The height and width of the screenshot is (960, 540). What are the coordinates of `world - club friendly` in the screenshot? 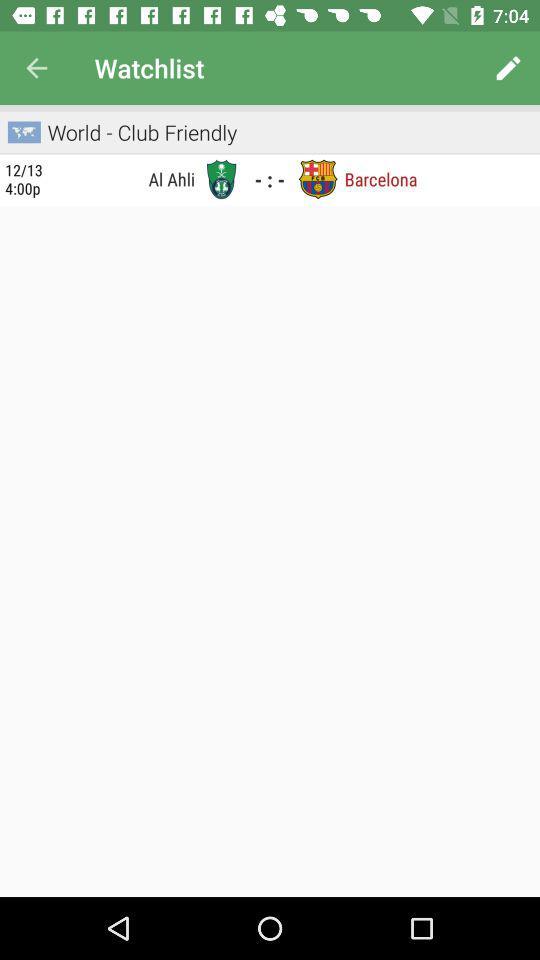 It's located at (140, 131).